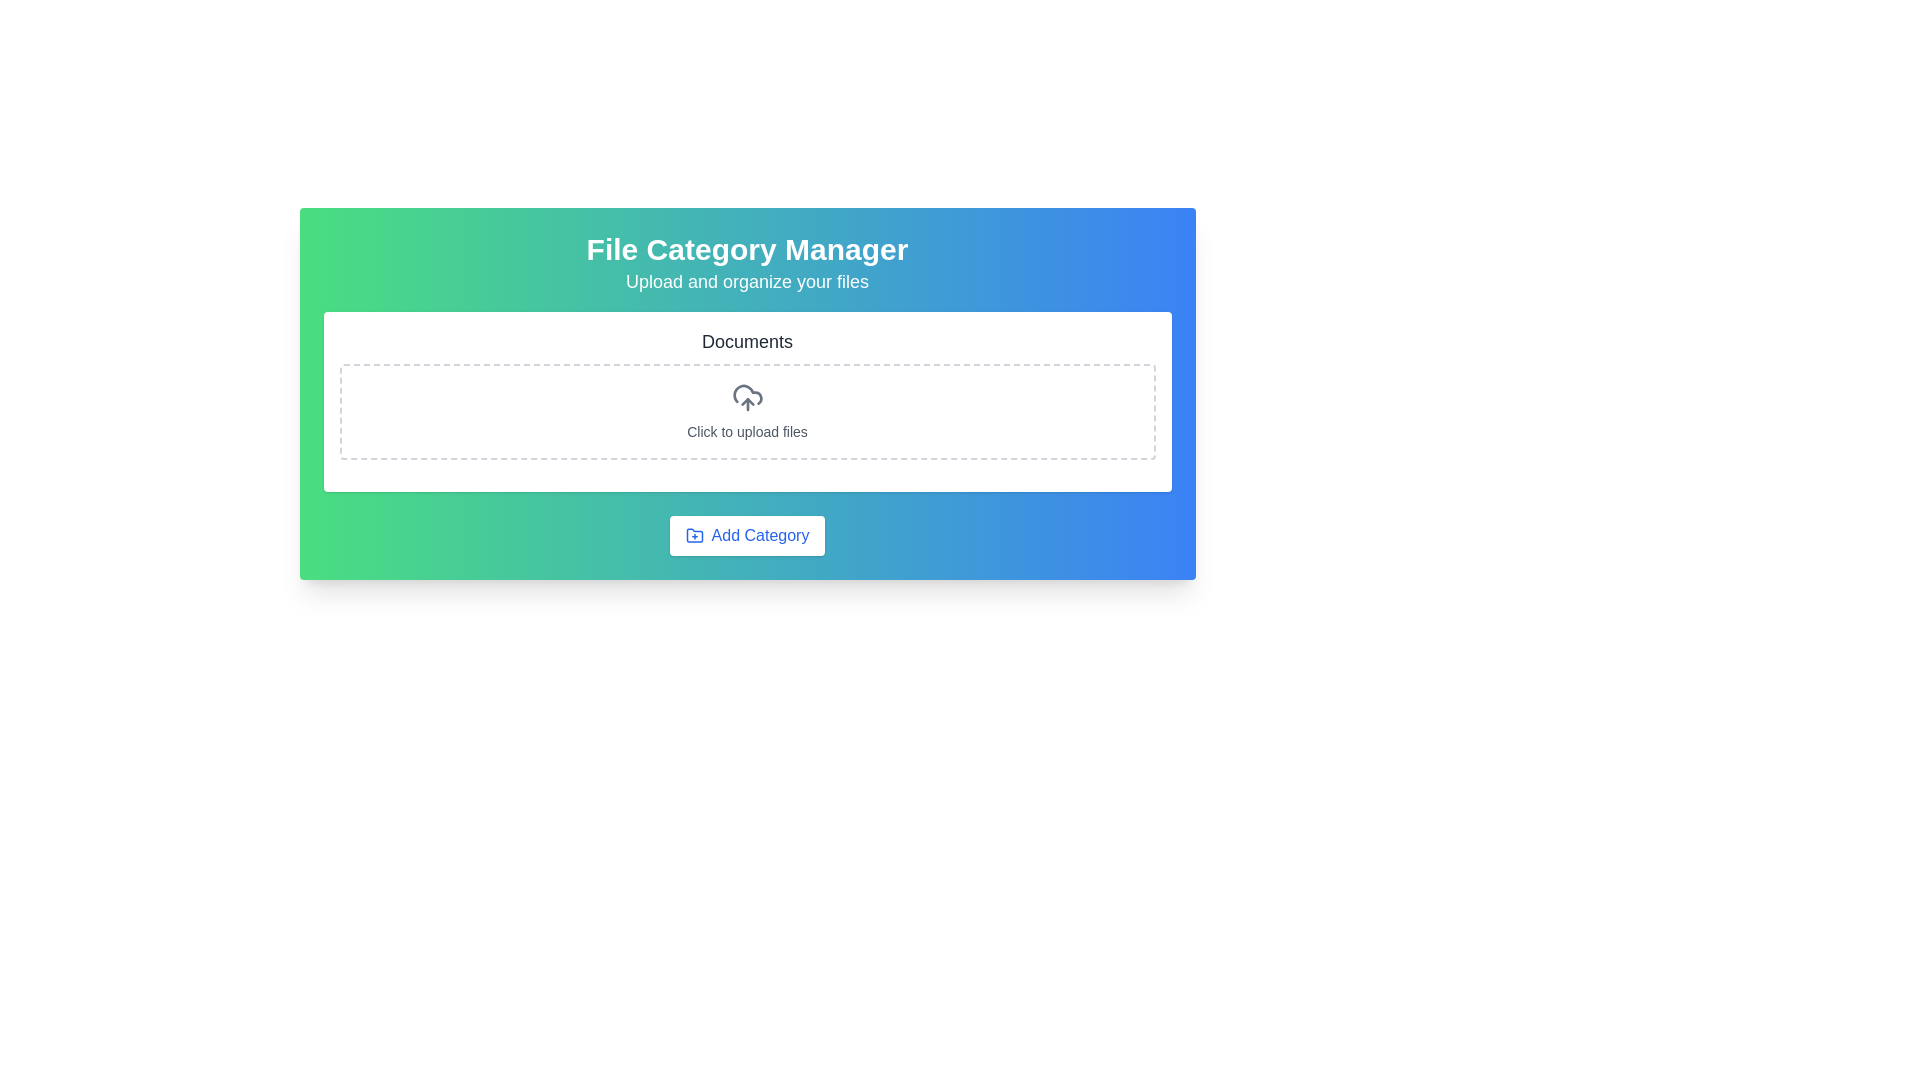  What do you see at coordinates (746, 249) in the screenshot?
I see `the Static text heading labeled 'File Category Manager', which serves as the title for the section, to provide users with a clear understanding of its purpose` at bounding box center [746, 249].